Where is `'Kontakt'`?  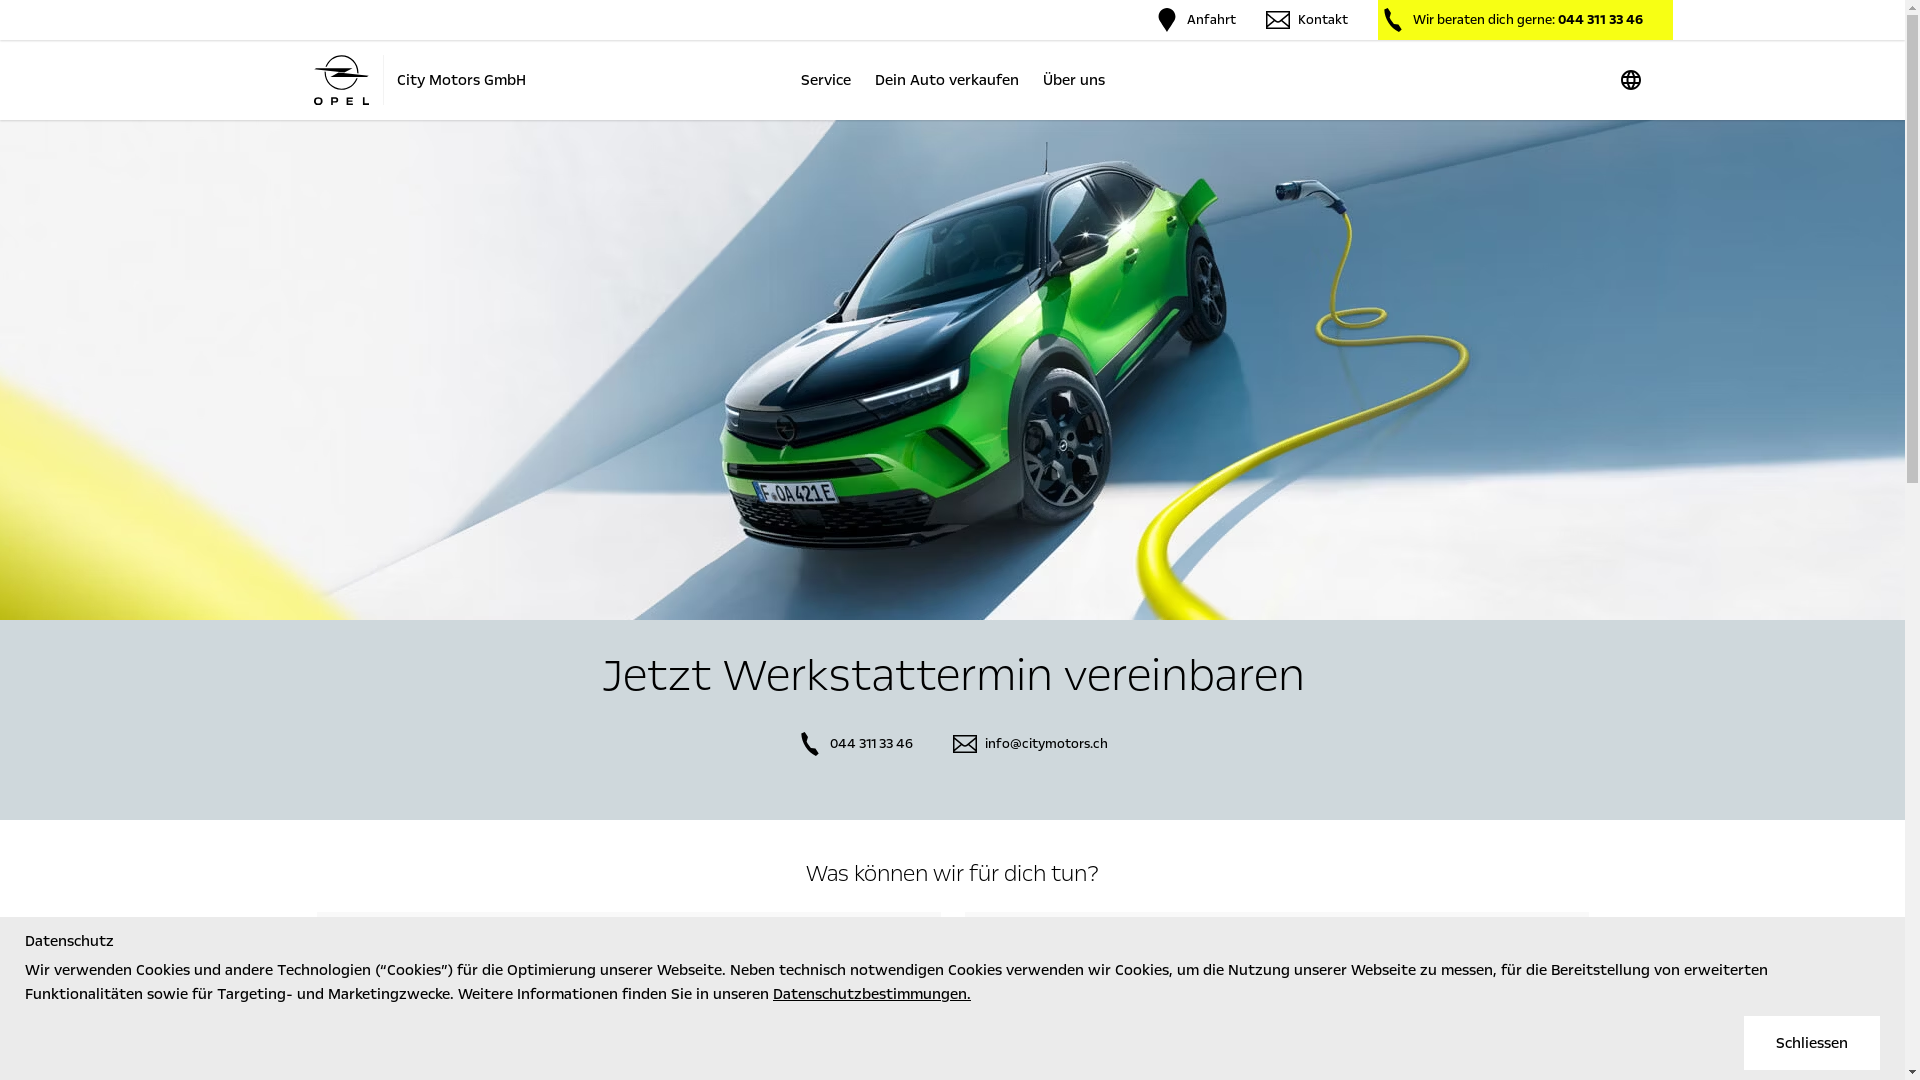 'Kontakt' is located at coordinates (1306, 19).